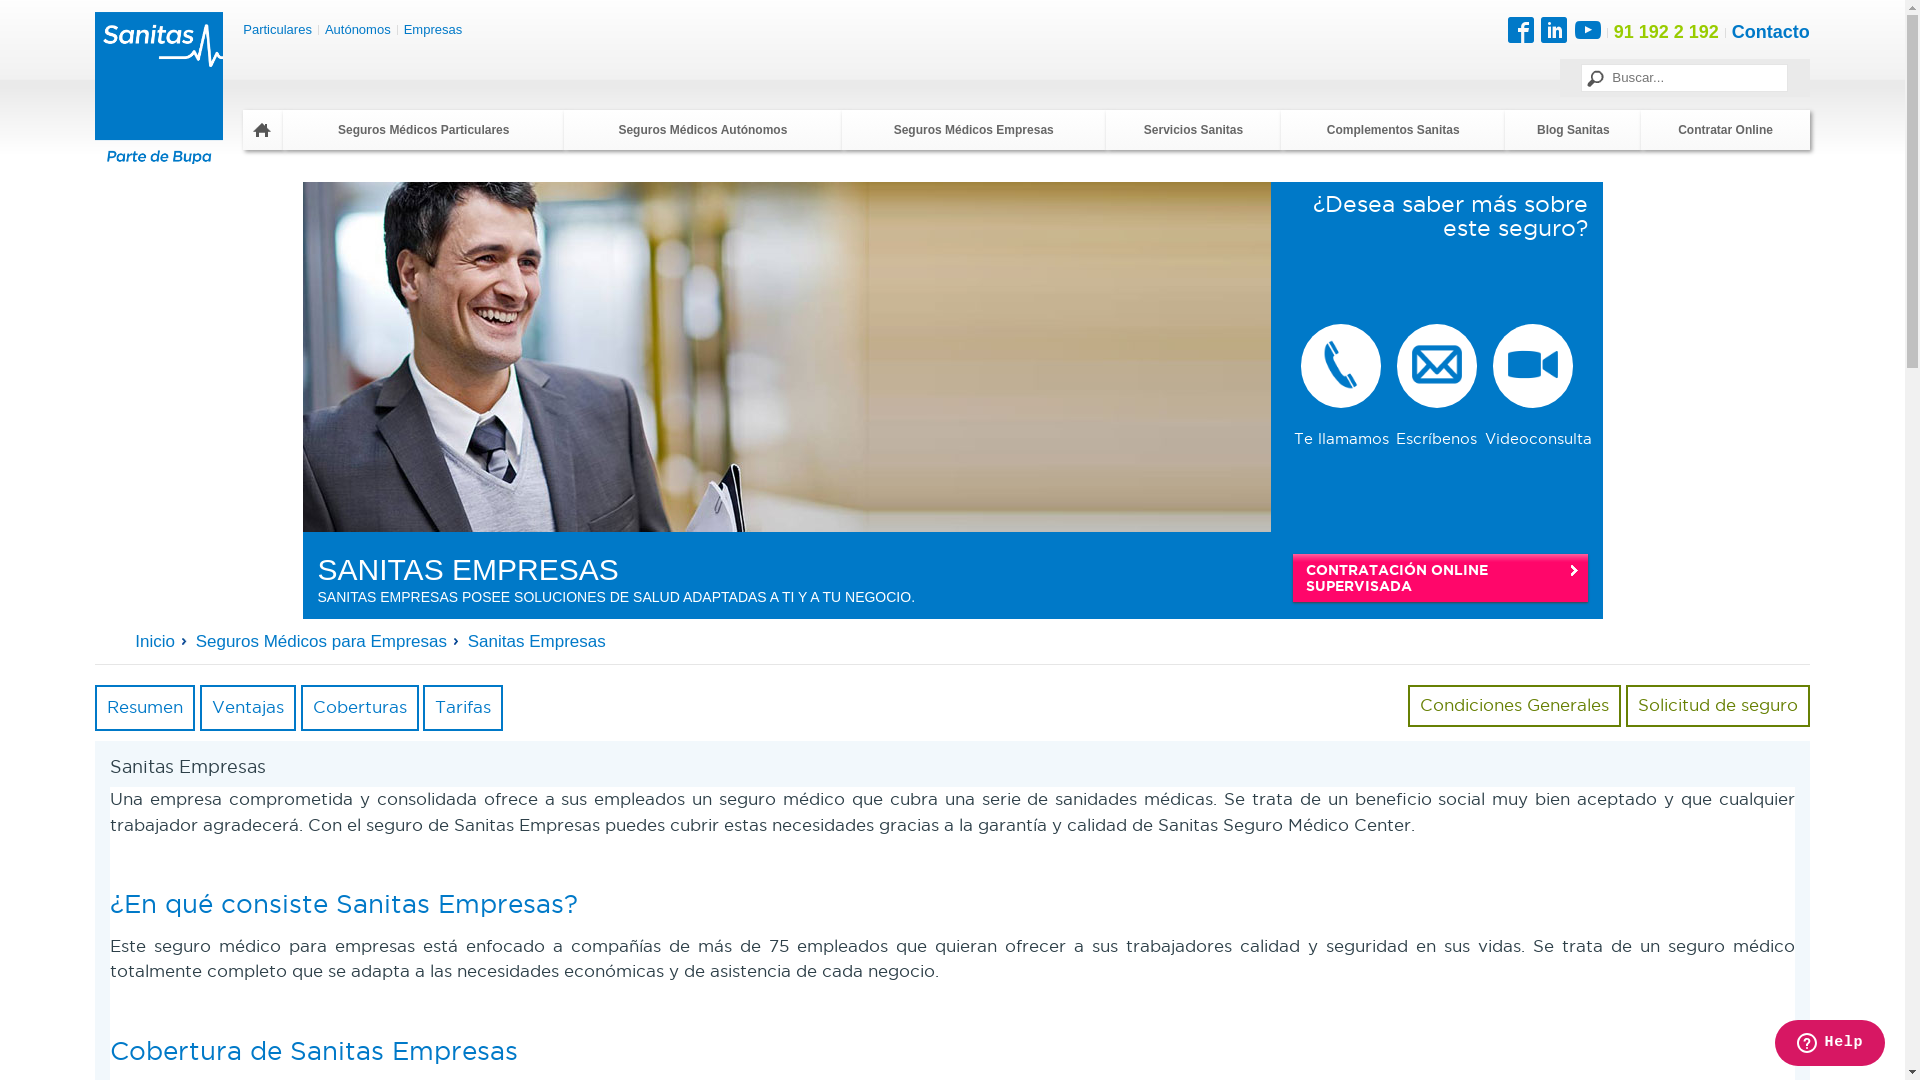 The height and width of the screenshot is (1080, 1920). Describe the element at coordinates (1193, 130) in the screenshot. I see `'Servicios Sanitas'` at that location.